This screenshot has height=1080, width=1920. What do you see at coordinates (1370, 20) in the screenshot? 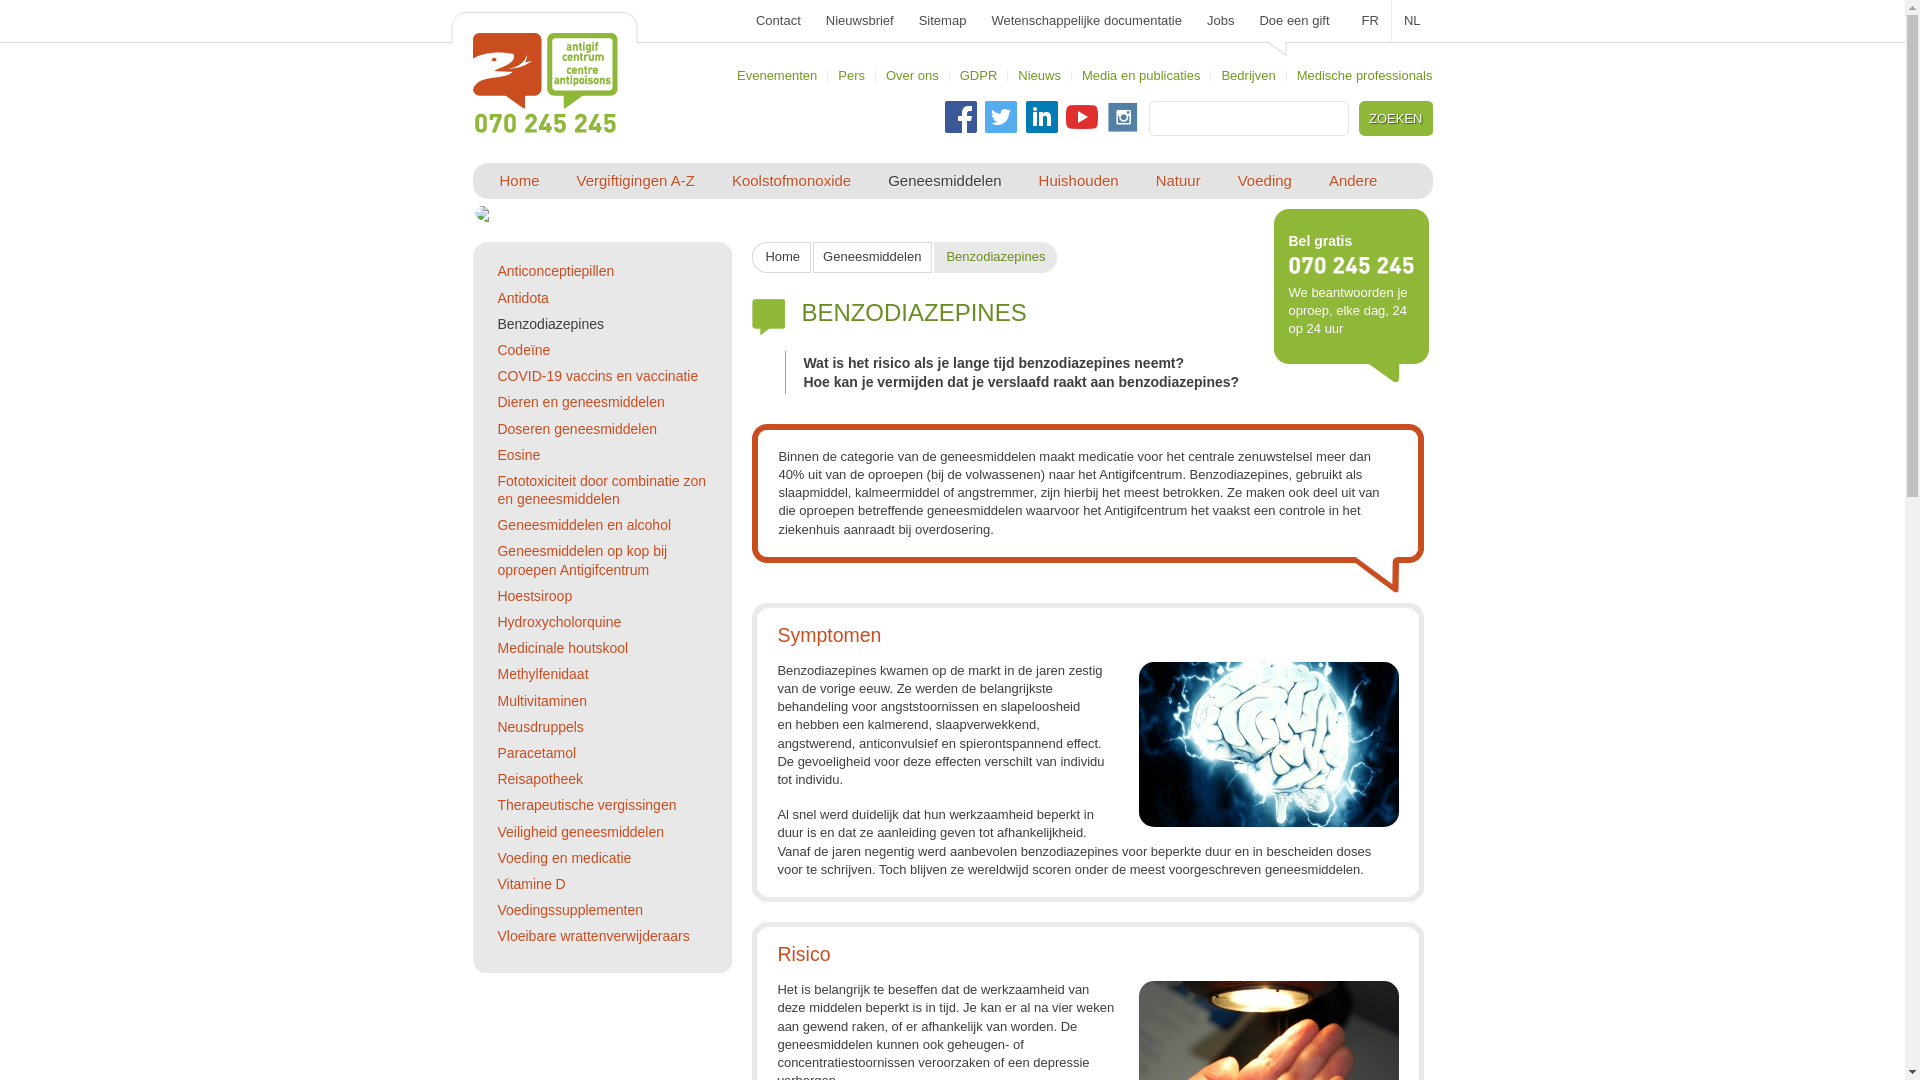
I see `'FR'` at bounding box center [1370, 20].